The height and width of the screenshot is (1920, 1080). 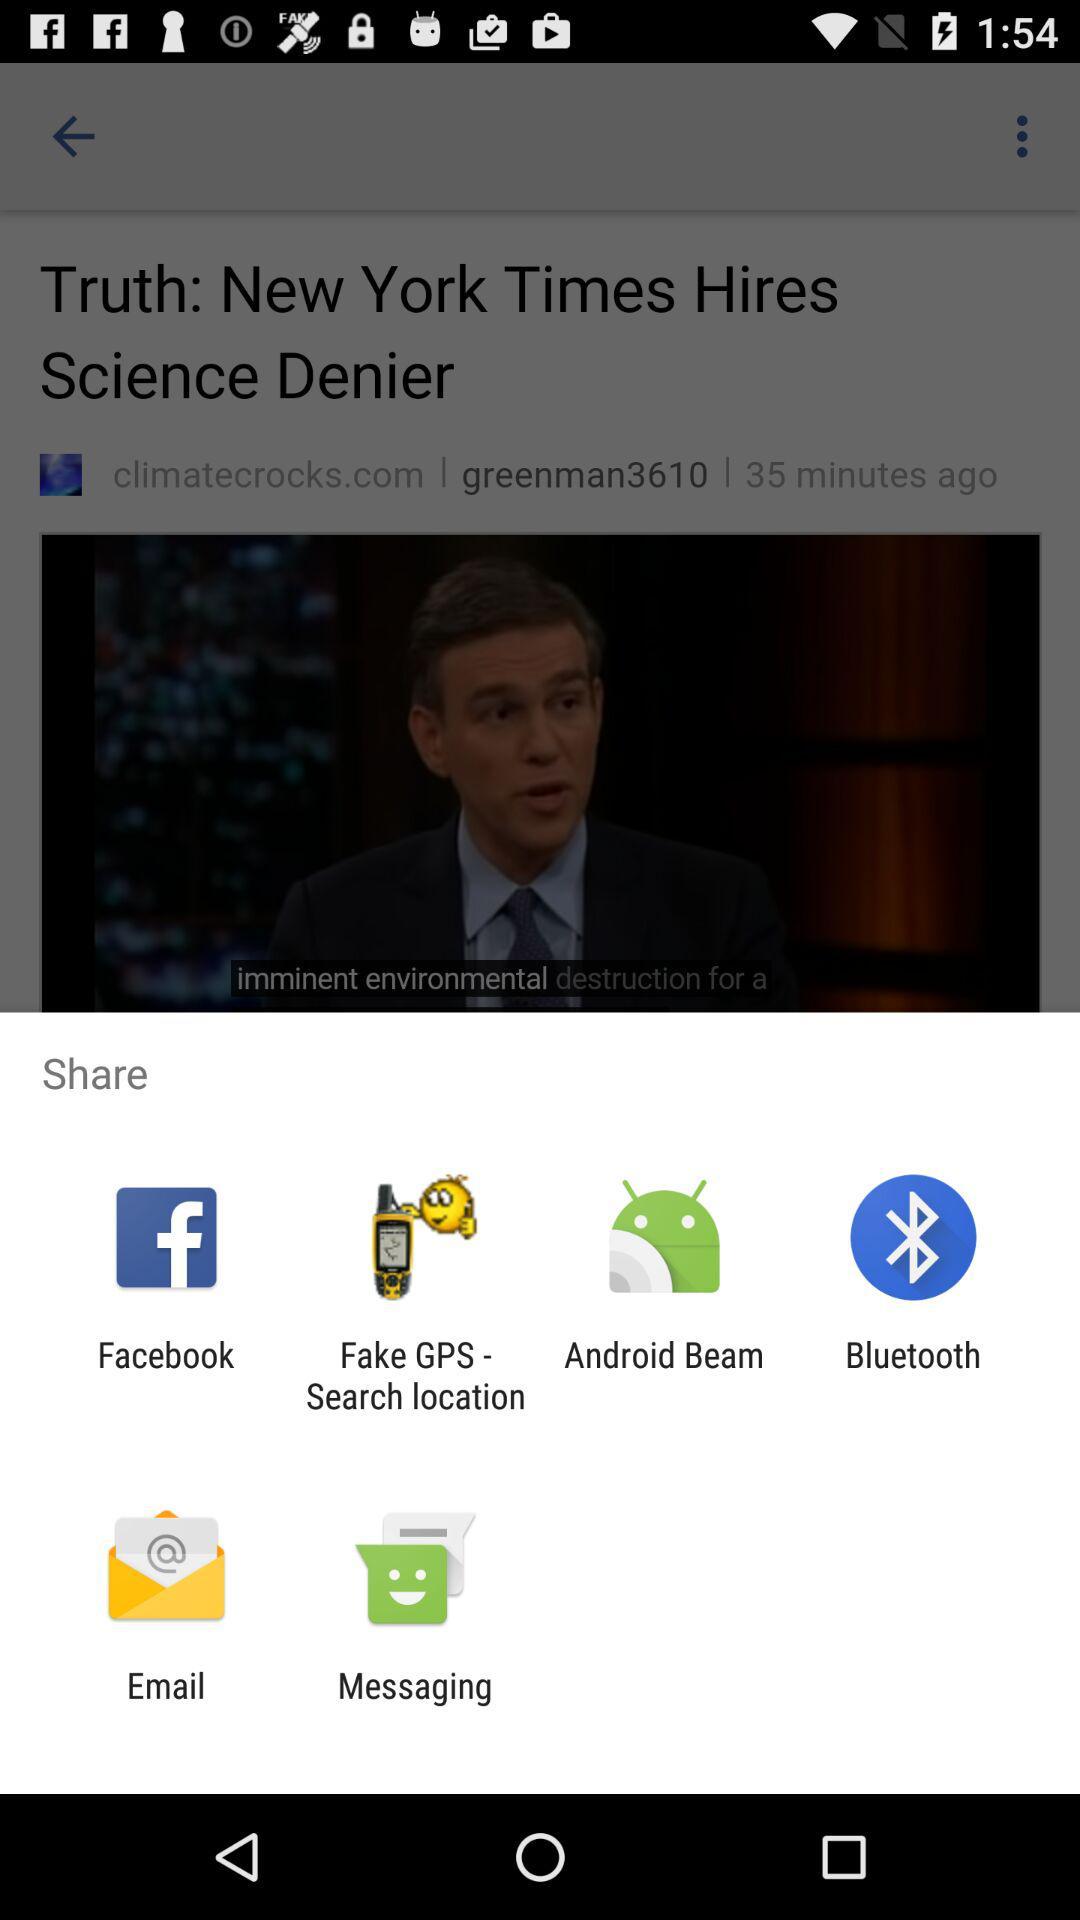 I want to click on item next to the fake gps search app, so click(x=664, y=1374).